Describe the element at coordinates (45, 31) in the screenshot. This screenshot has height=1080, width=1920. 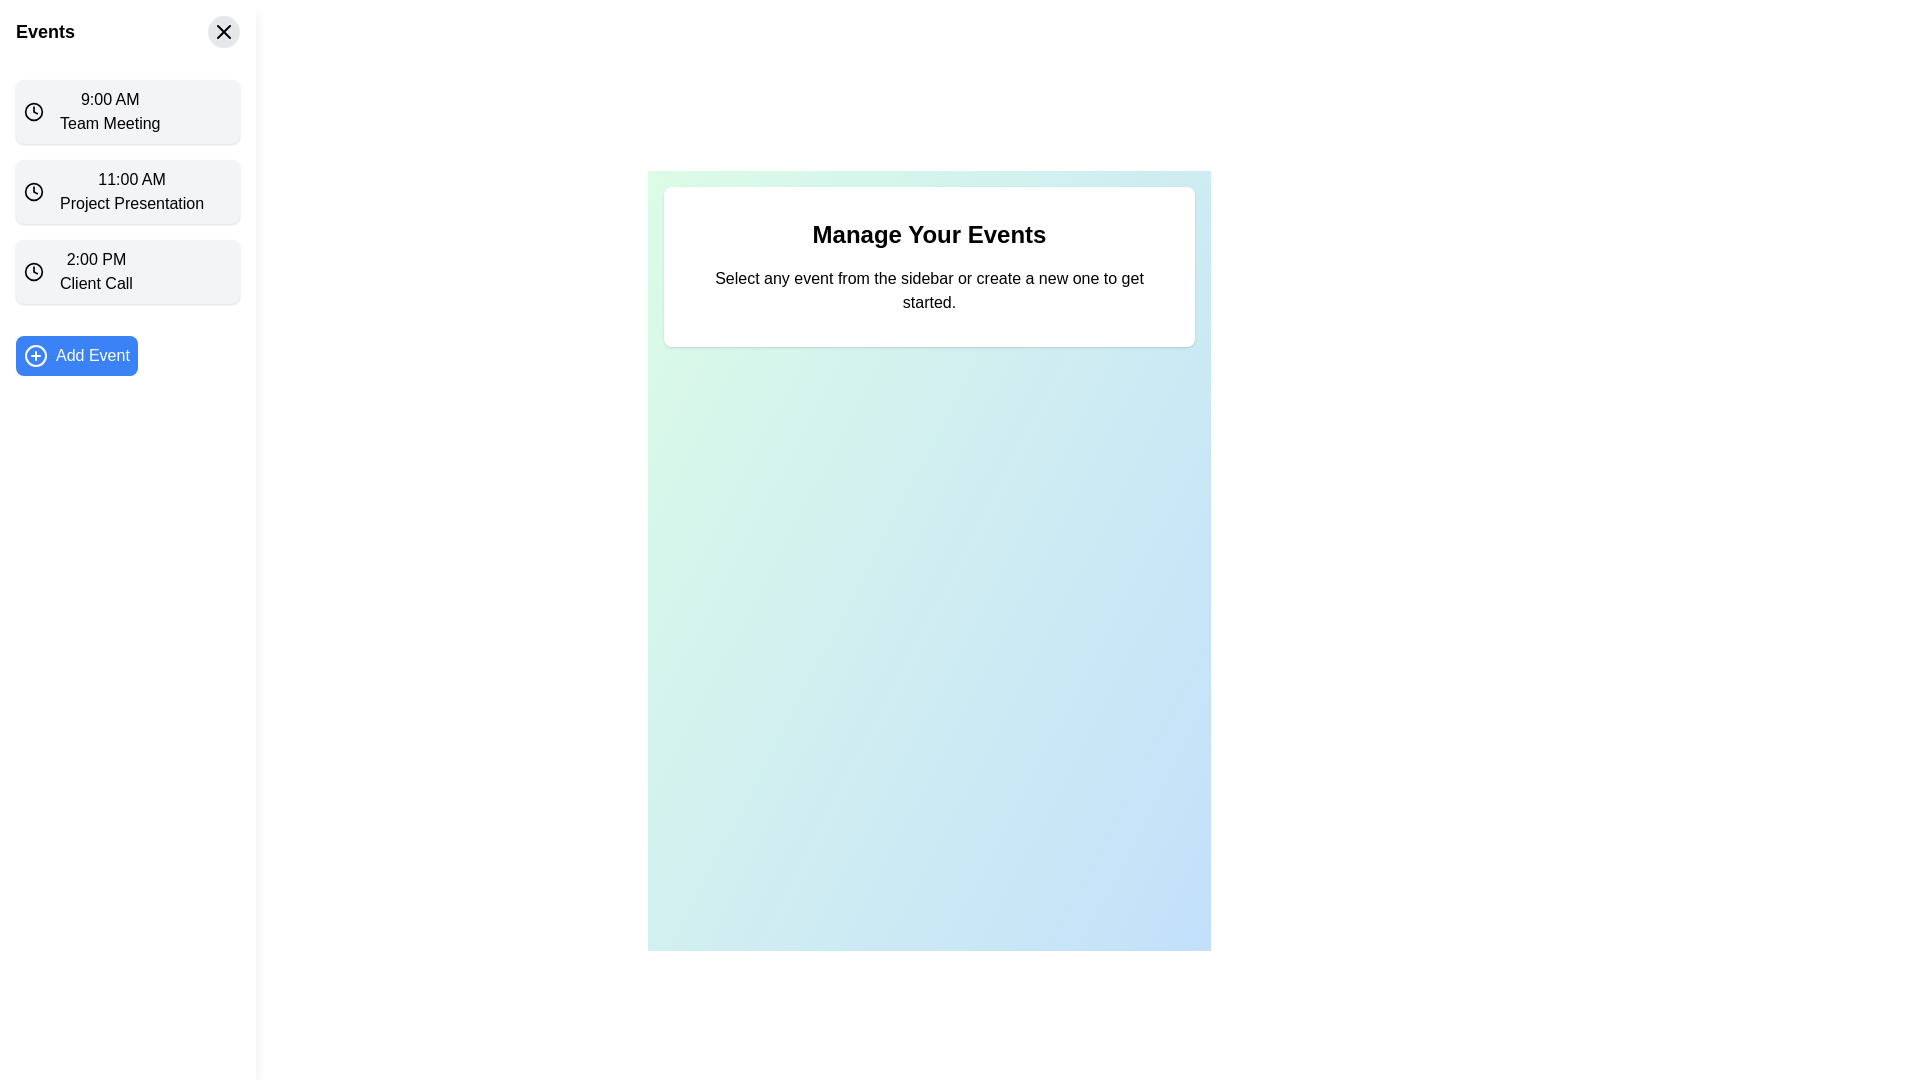
I see `the prominent 'Events' static text label styled in bold and large font, located at the top left of the sidebar` at that location.